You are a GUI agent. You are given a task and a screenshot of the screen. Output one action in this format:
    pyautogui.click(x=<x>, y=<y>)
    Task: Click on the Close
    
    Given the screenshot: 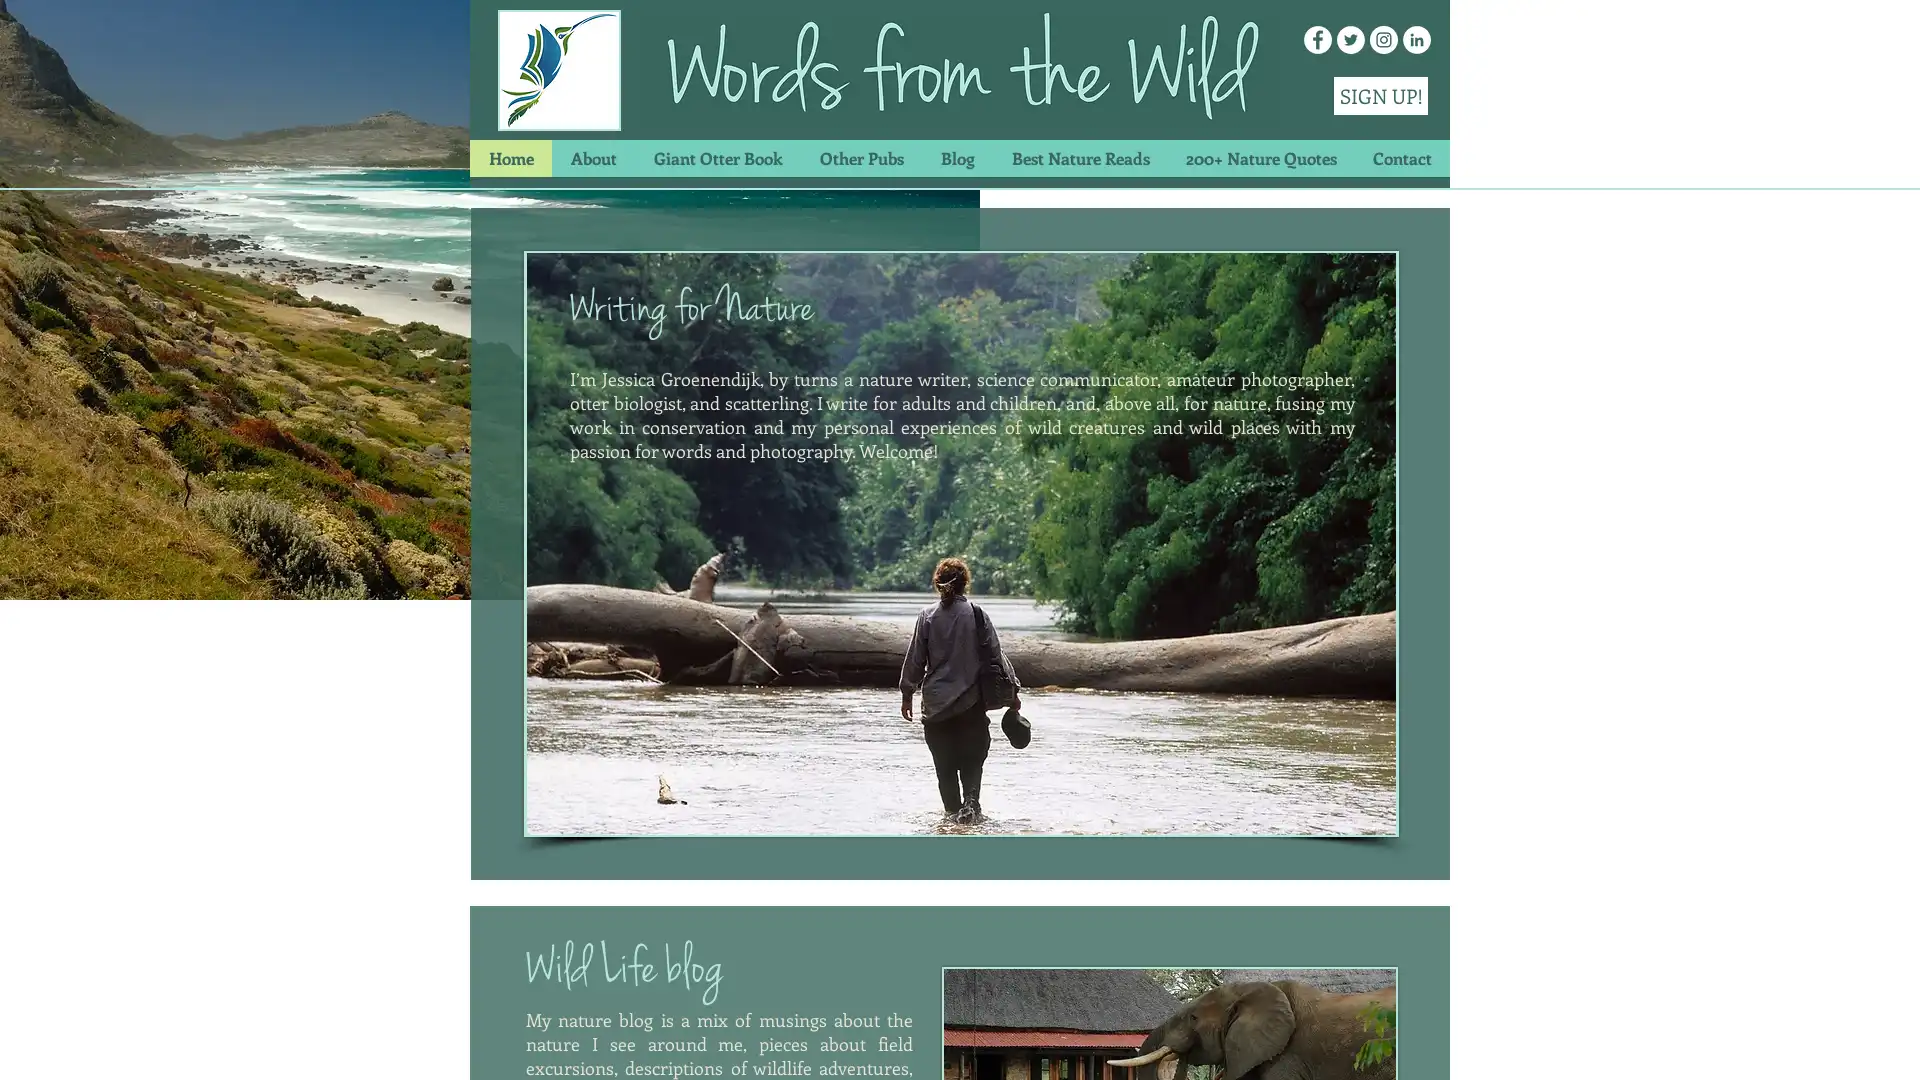 What is the action you would take?
    pyautogui.click(x=1895, y=1044)
    